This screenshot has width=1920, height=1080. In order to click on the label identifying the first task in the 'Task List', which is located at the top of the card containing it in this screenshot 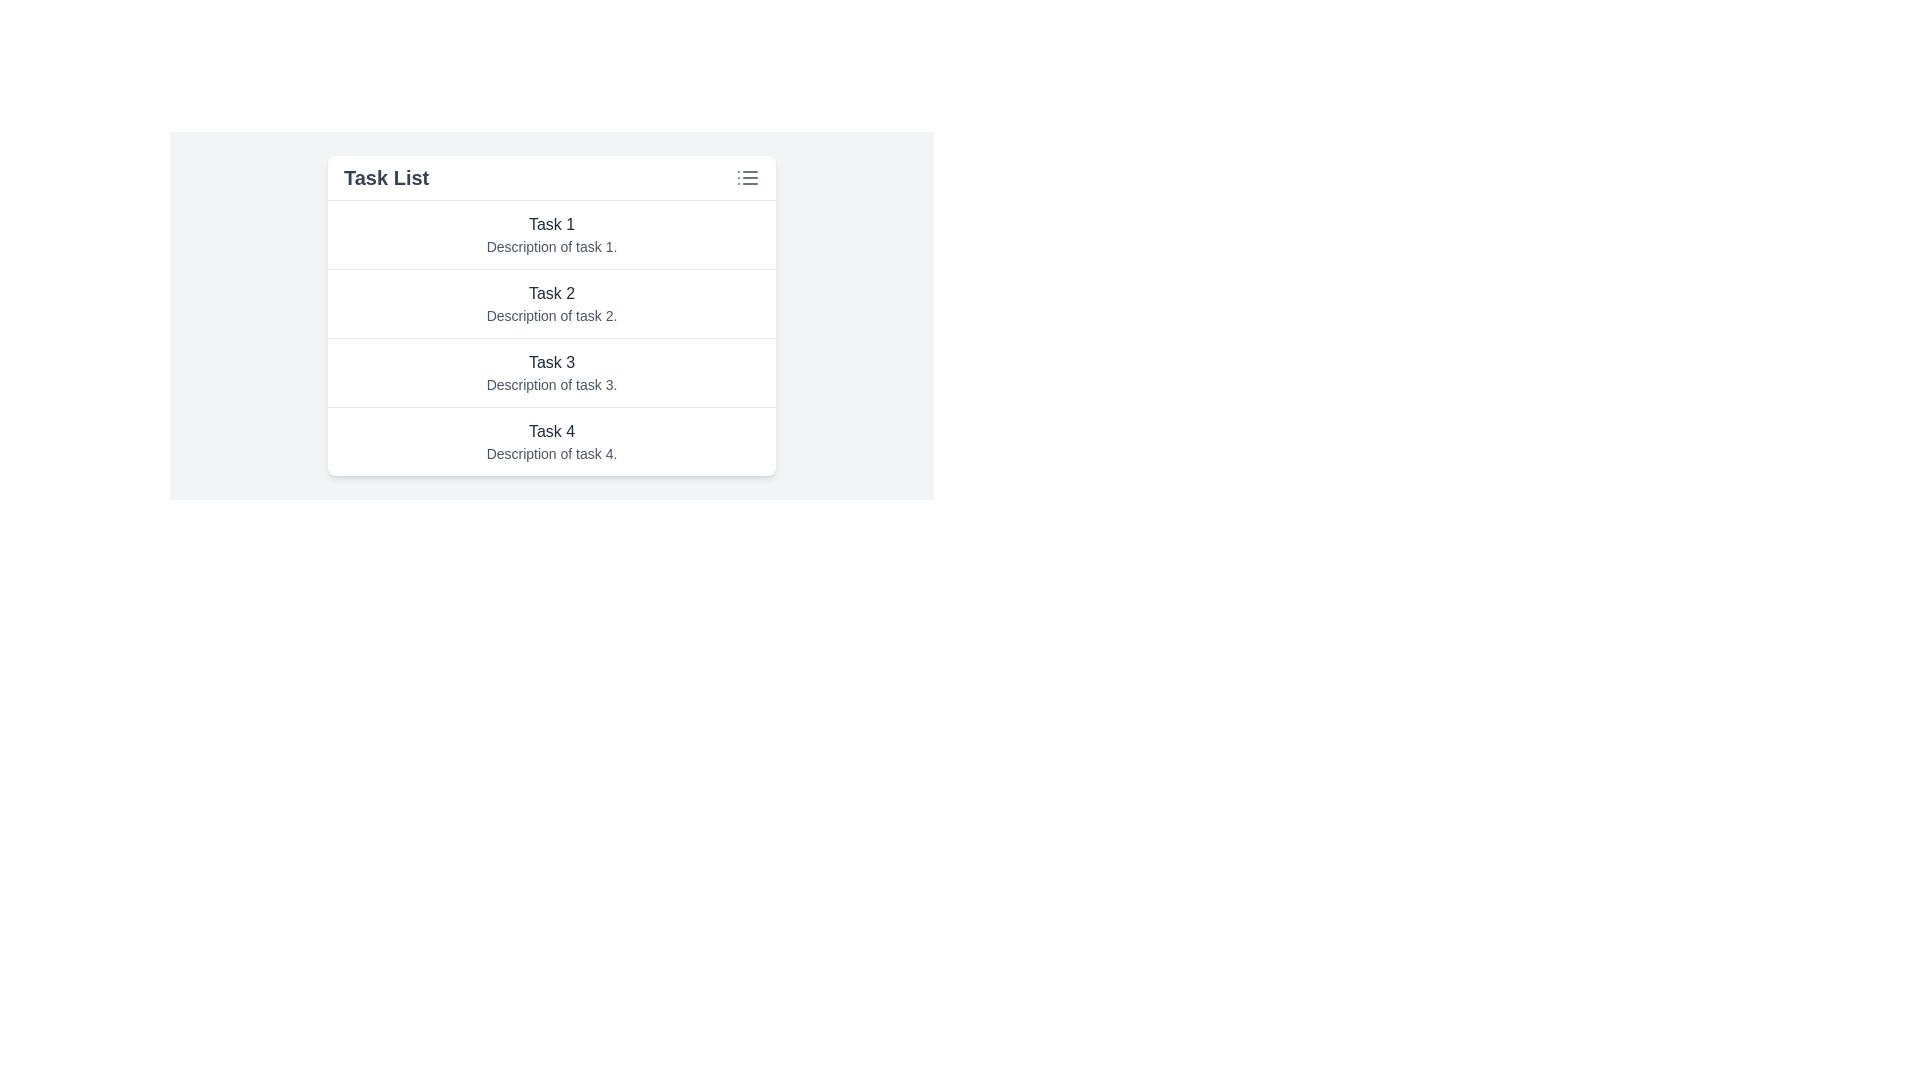, I will do `click(552, 224)`.